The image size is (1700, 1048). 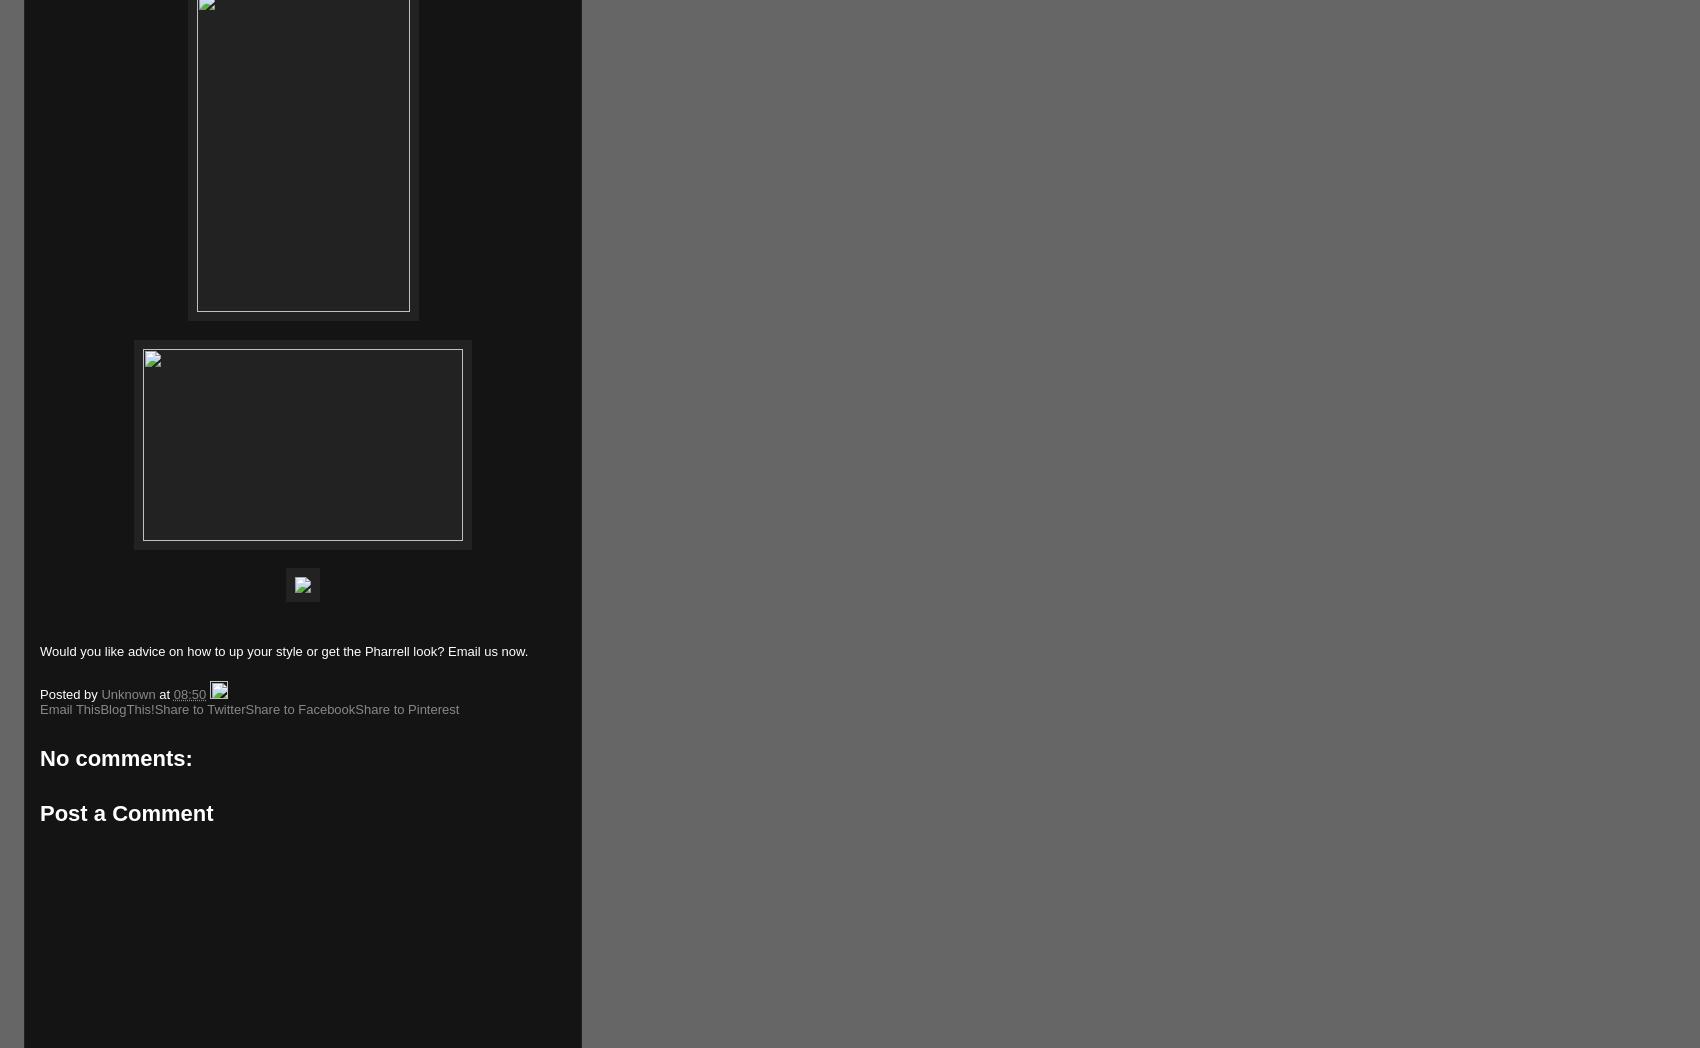 I want to click on 'Share to Pinterest', so click(x=353, y=707).